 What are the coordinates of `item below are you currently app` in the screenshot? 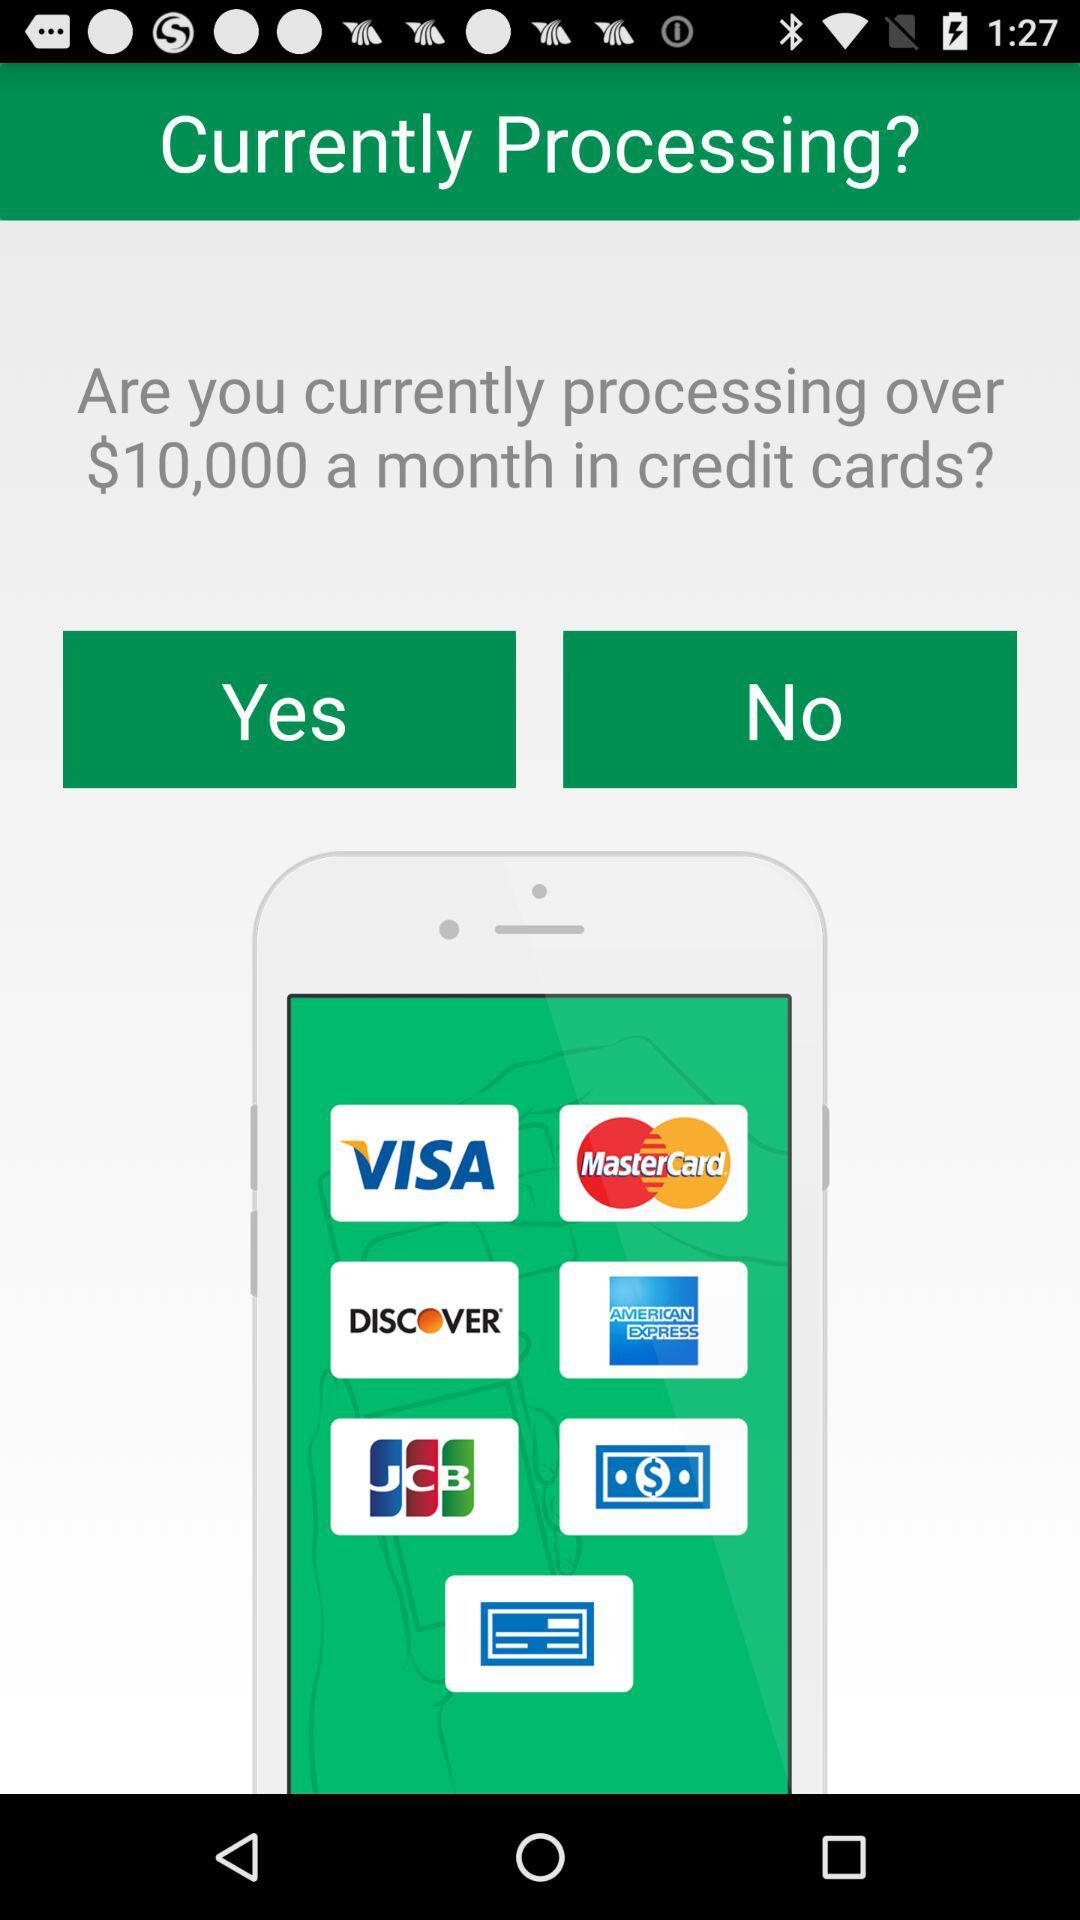 It's located at (289, 709).